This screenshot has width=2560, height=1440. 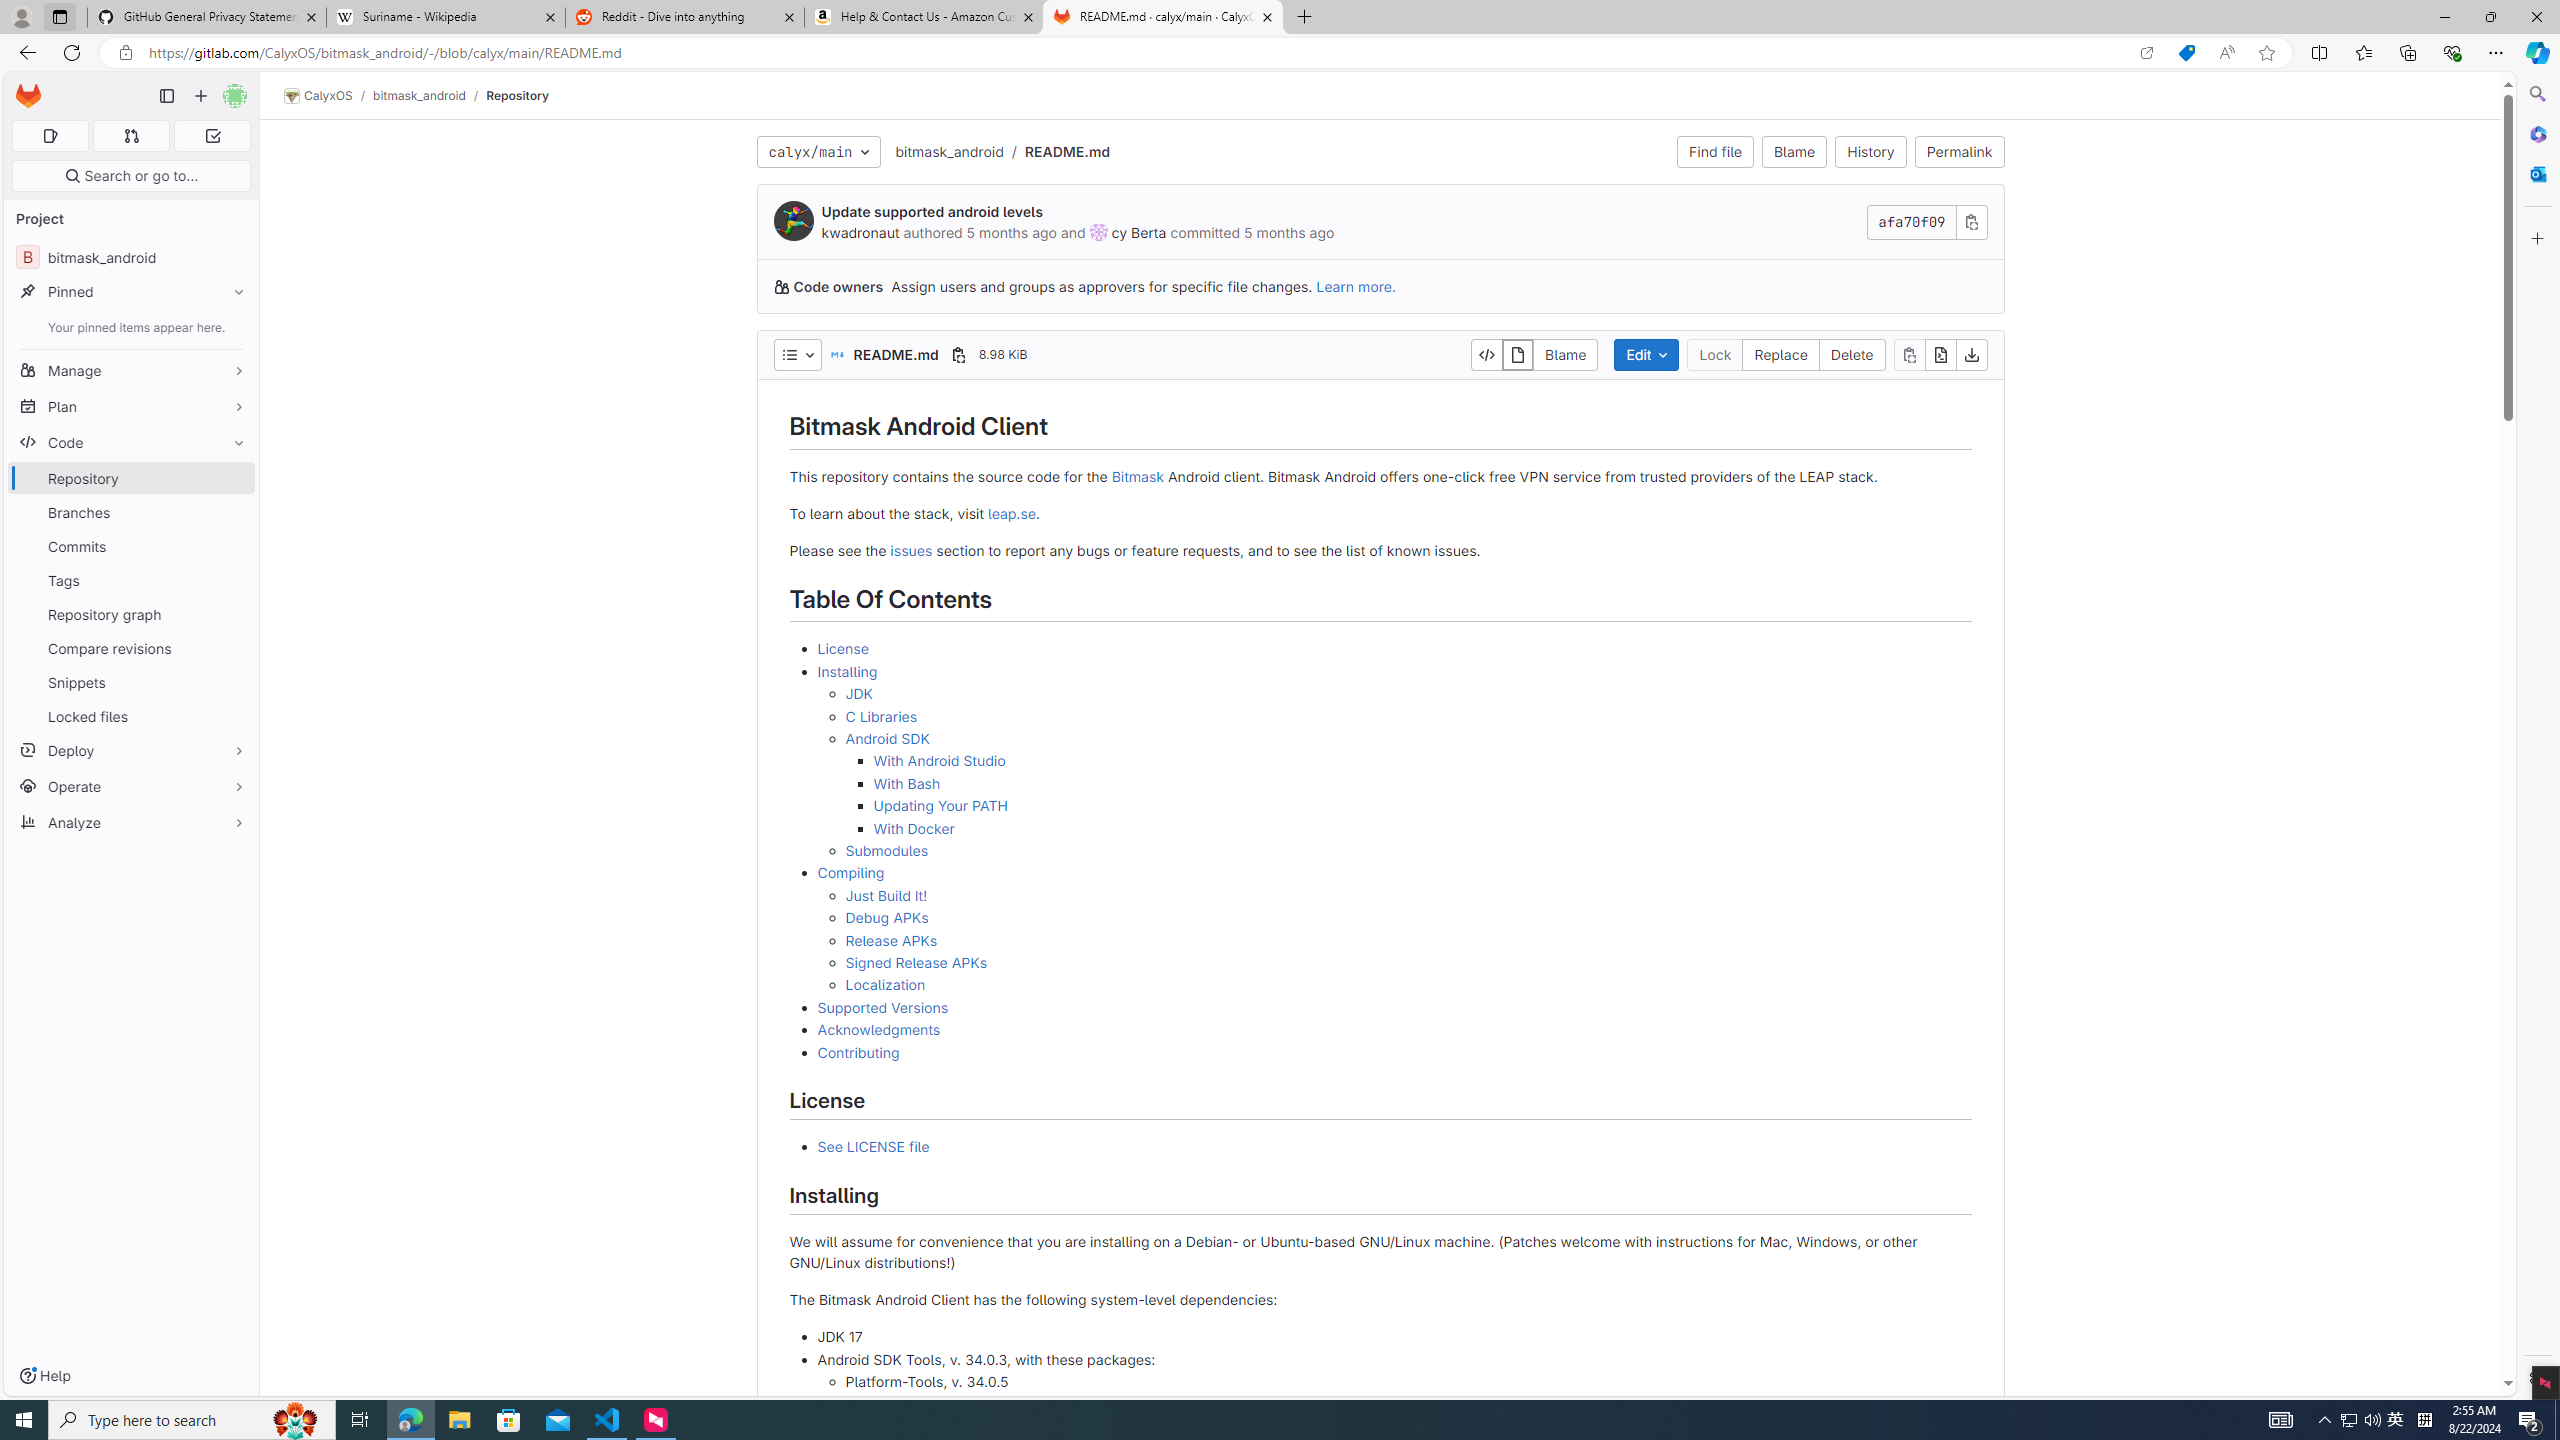 What do you see at coordinates (847, 670) in the screenshot?
I see `'Installing'` at bounding box center [847, 670].